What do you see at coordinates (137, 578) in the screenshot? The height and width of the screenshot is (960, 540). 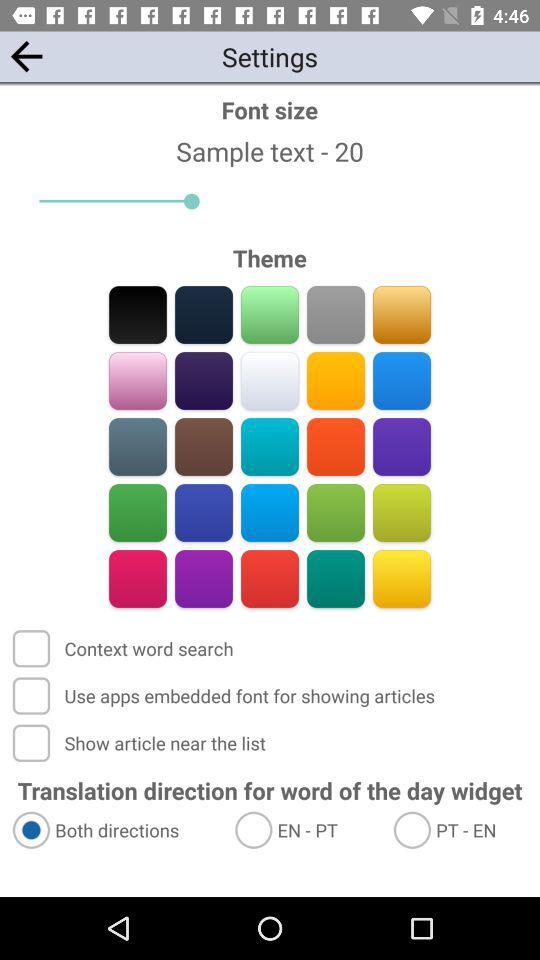 I see `color selection` at bounding box center [137, 578].